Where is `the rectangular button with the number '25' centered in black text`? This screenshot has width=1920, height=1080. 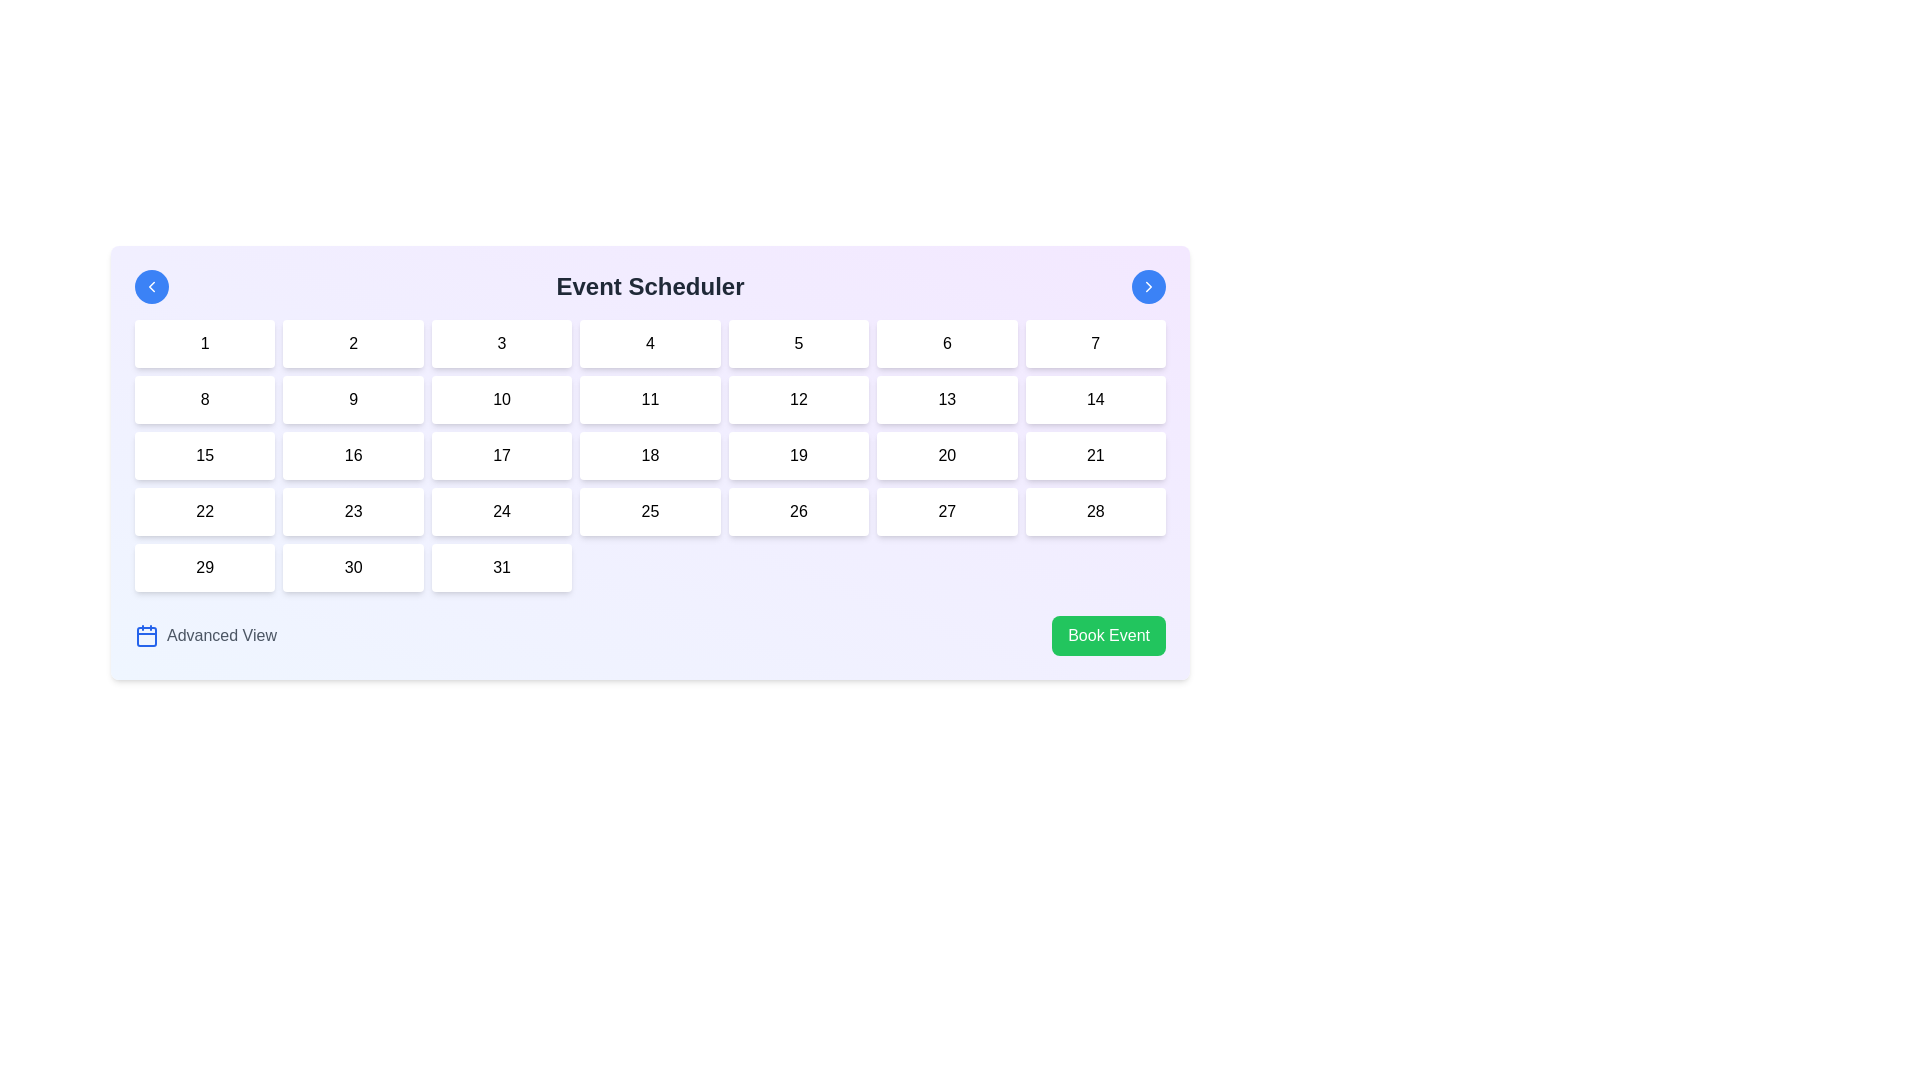
the rectangular button with the number '25' centered in black text is located at coordinates (650, 511).